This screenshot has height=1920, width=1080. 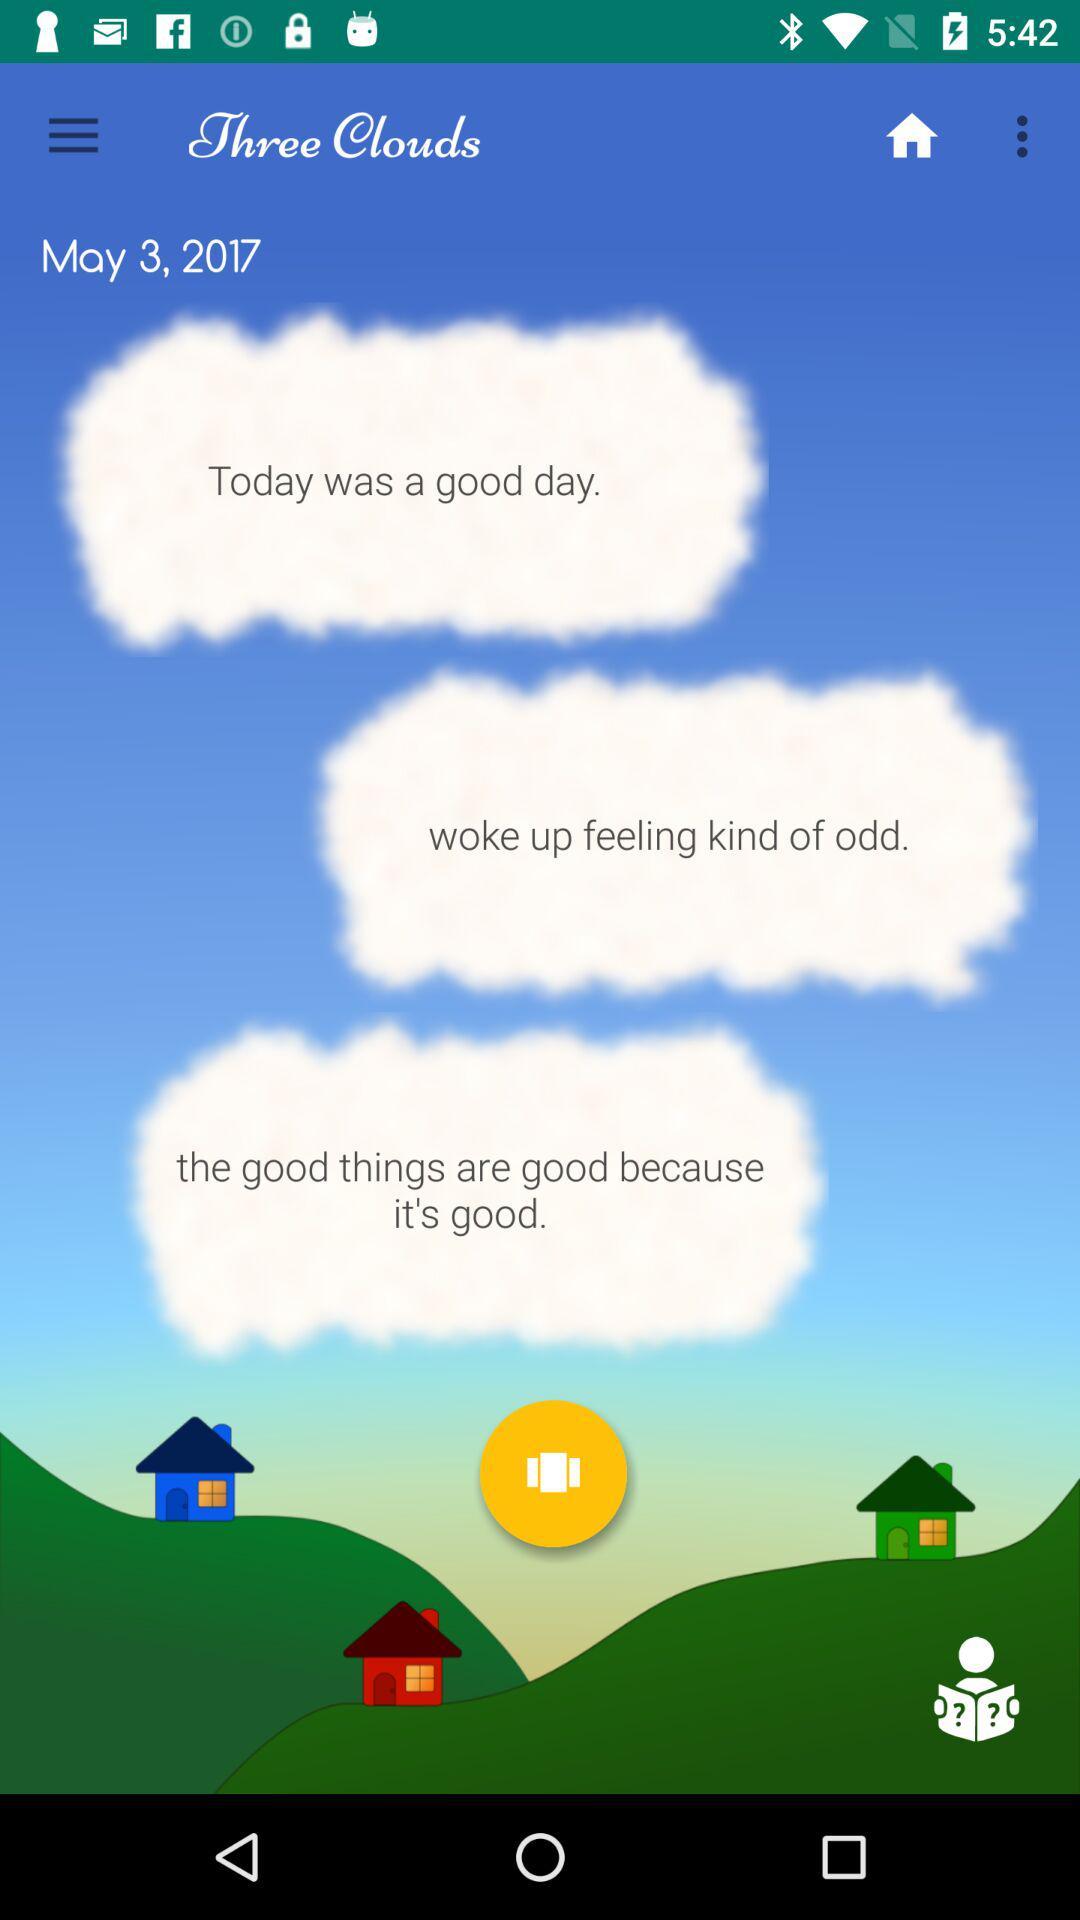 I want to click on it 's purple arrow pointing to the left, so click(x=974, y=1688).